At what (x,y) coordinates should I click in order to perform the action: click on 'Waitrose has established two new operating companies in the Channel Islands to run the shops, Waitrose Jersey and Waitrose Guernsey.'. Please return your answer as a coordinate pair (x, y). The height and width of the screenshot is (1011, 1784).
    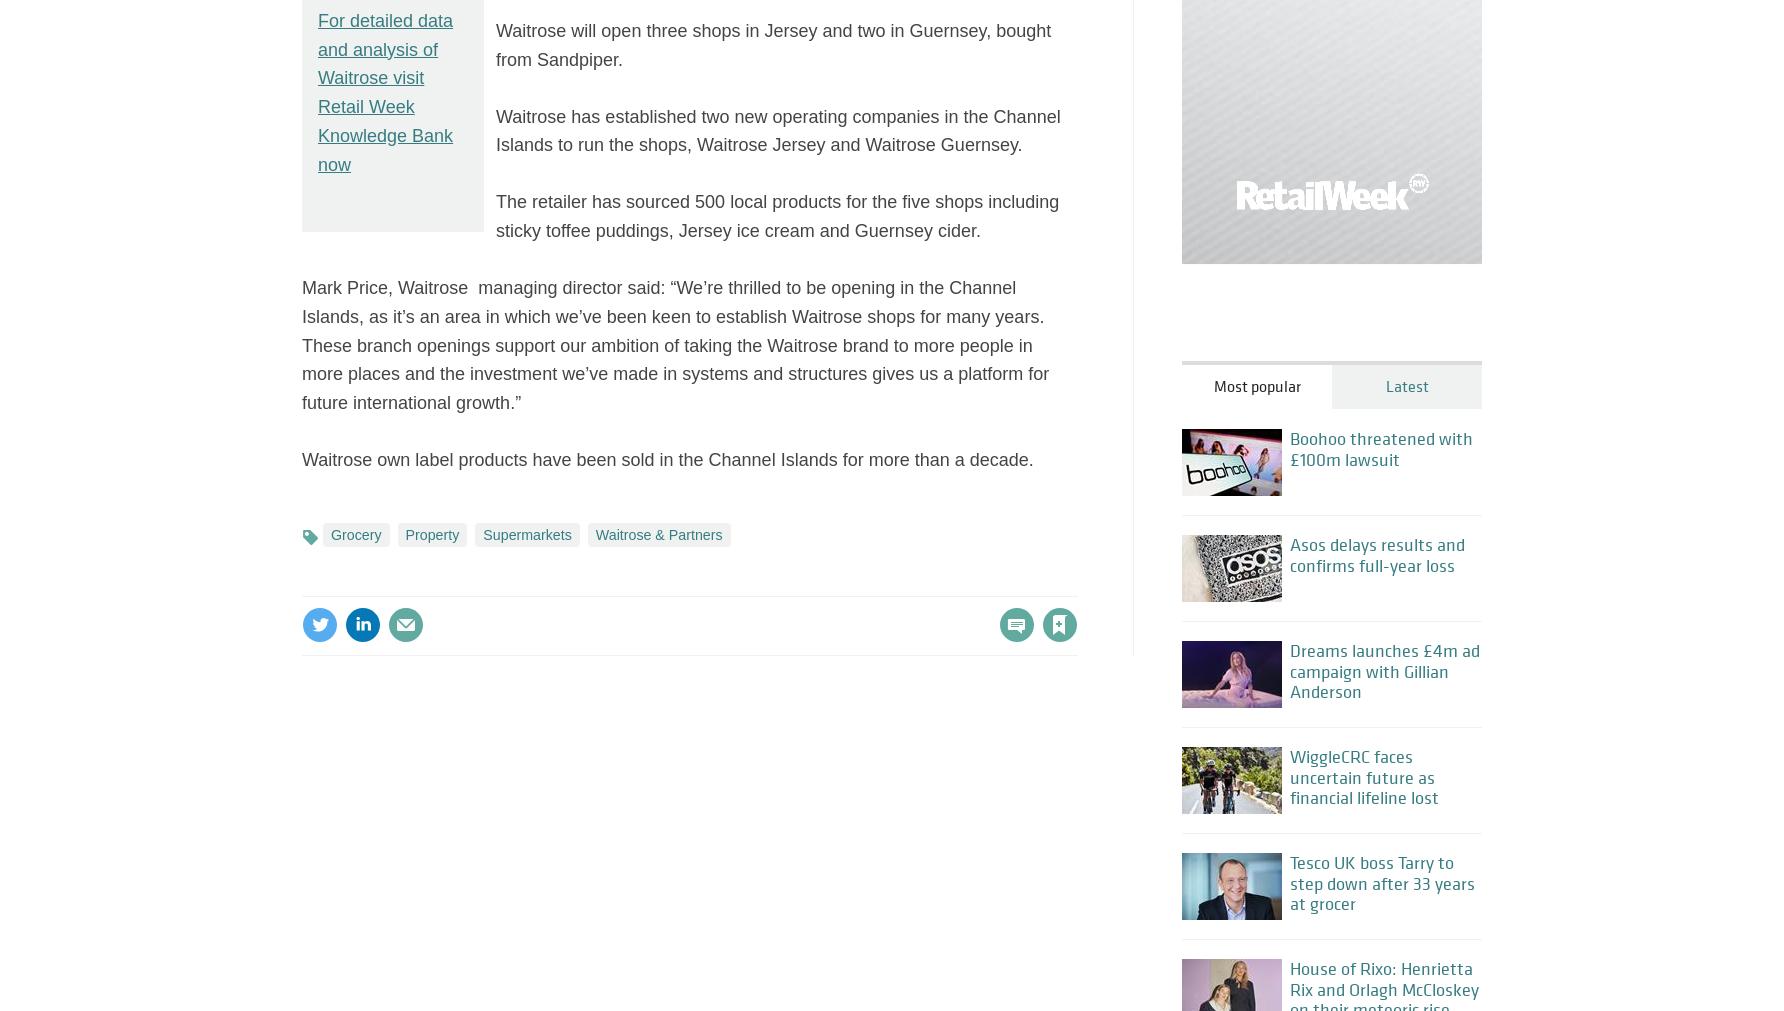
    Looking at the image, I should click on (778, 129).